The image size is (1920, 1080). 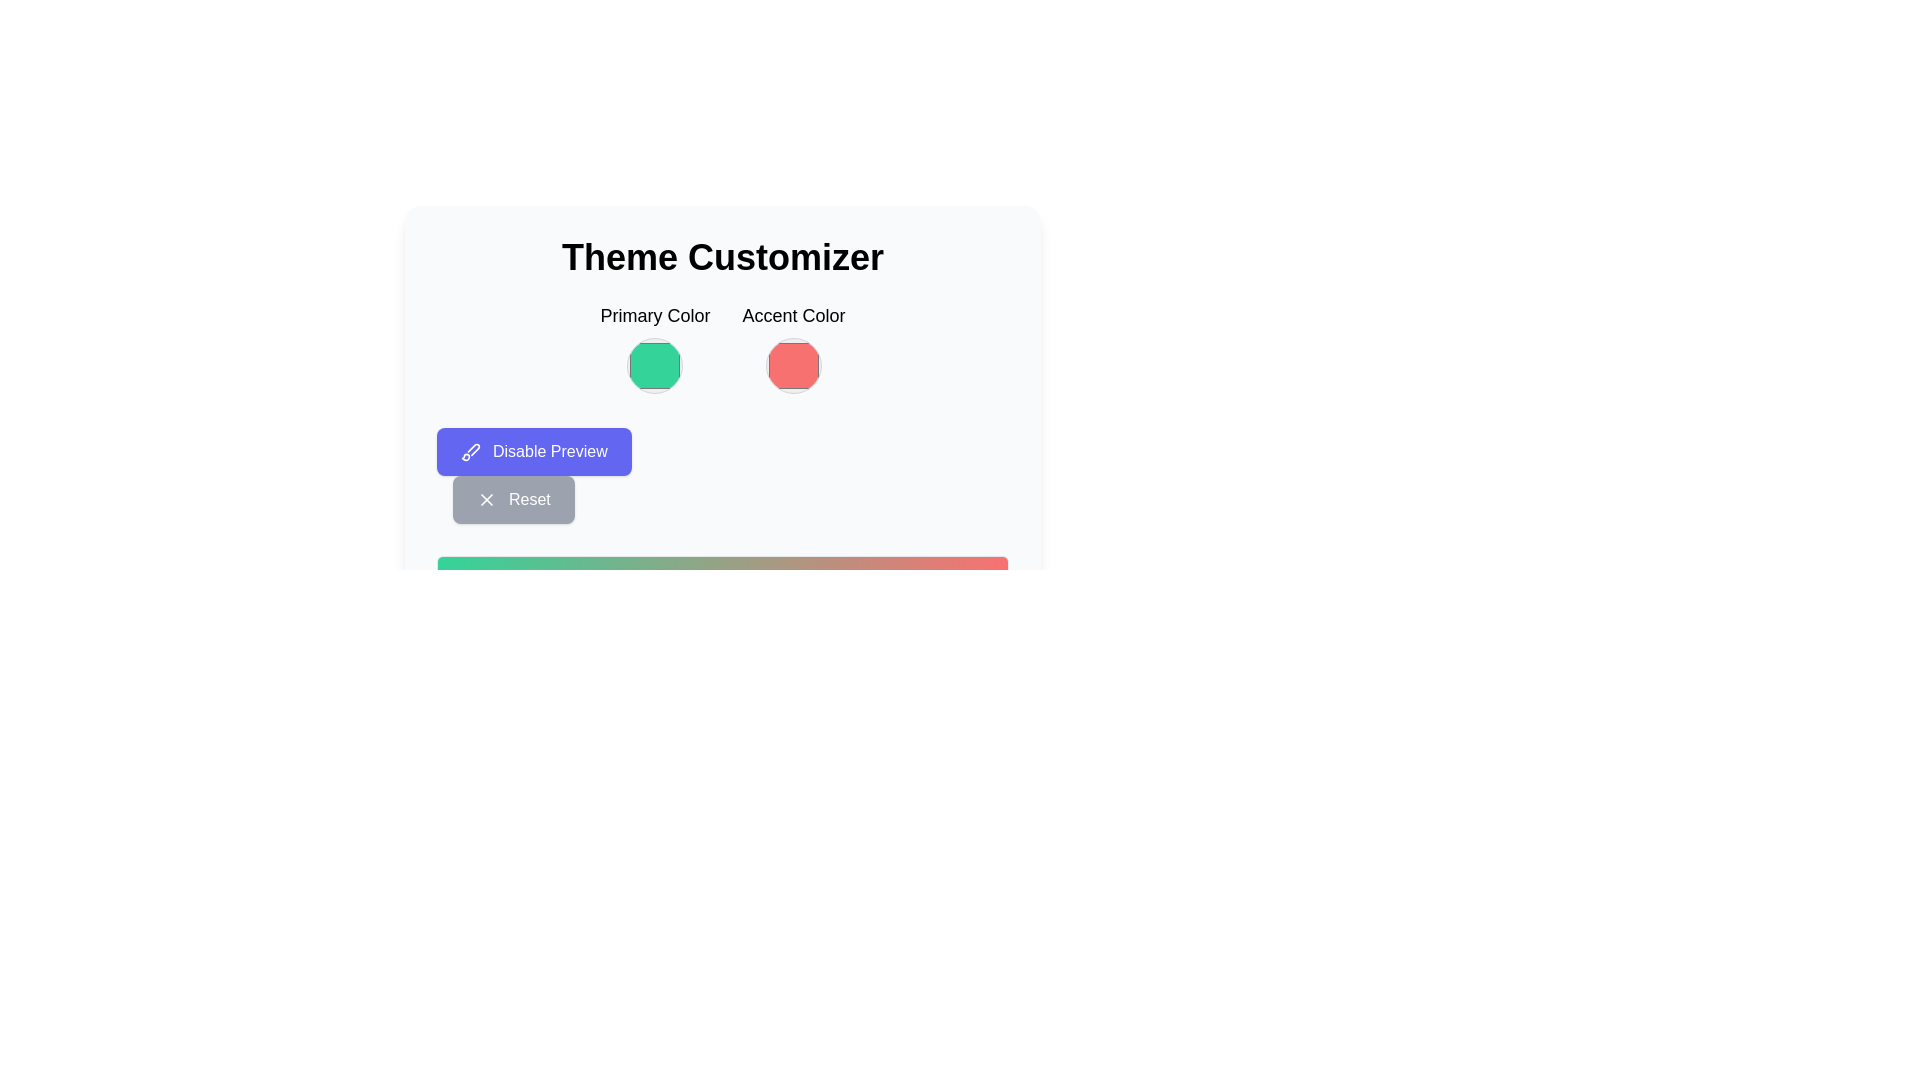 I want to click on the 'Reset' button, which is a rectangular button with a grayish background and a white 'X' icon to the left of the centered text, located below the 'Disable Preview' button, so click(x=513, y=499).